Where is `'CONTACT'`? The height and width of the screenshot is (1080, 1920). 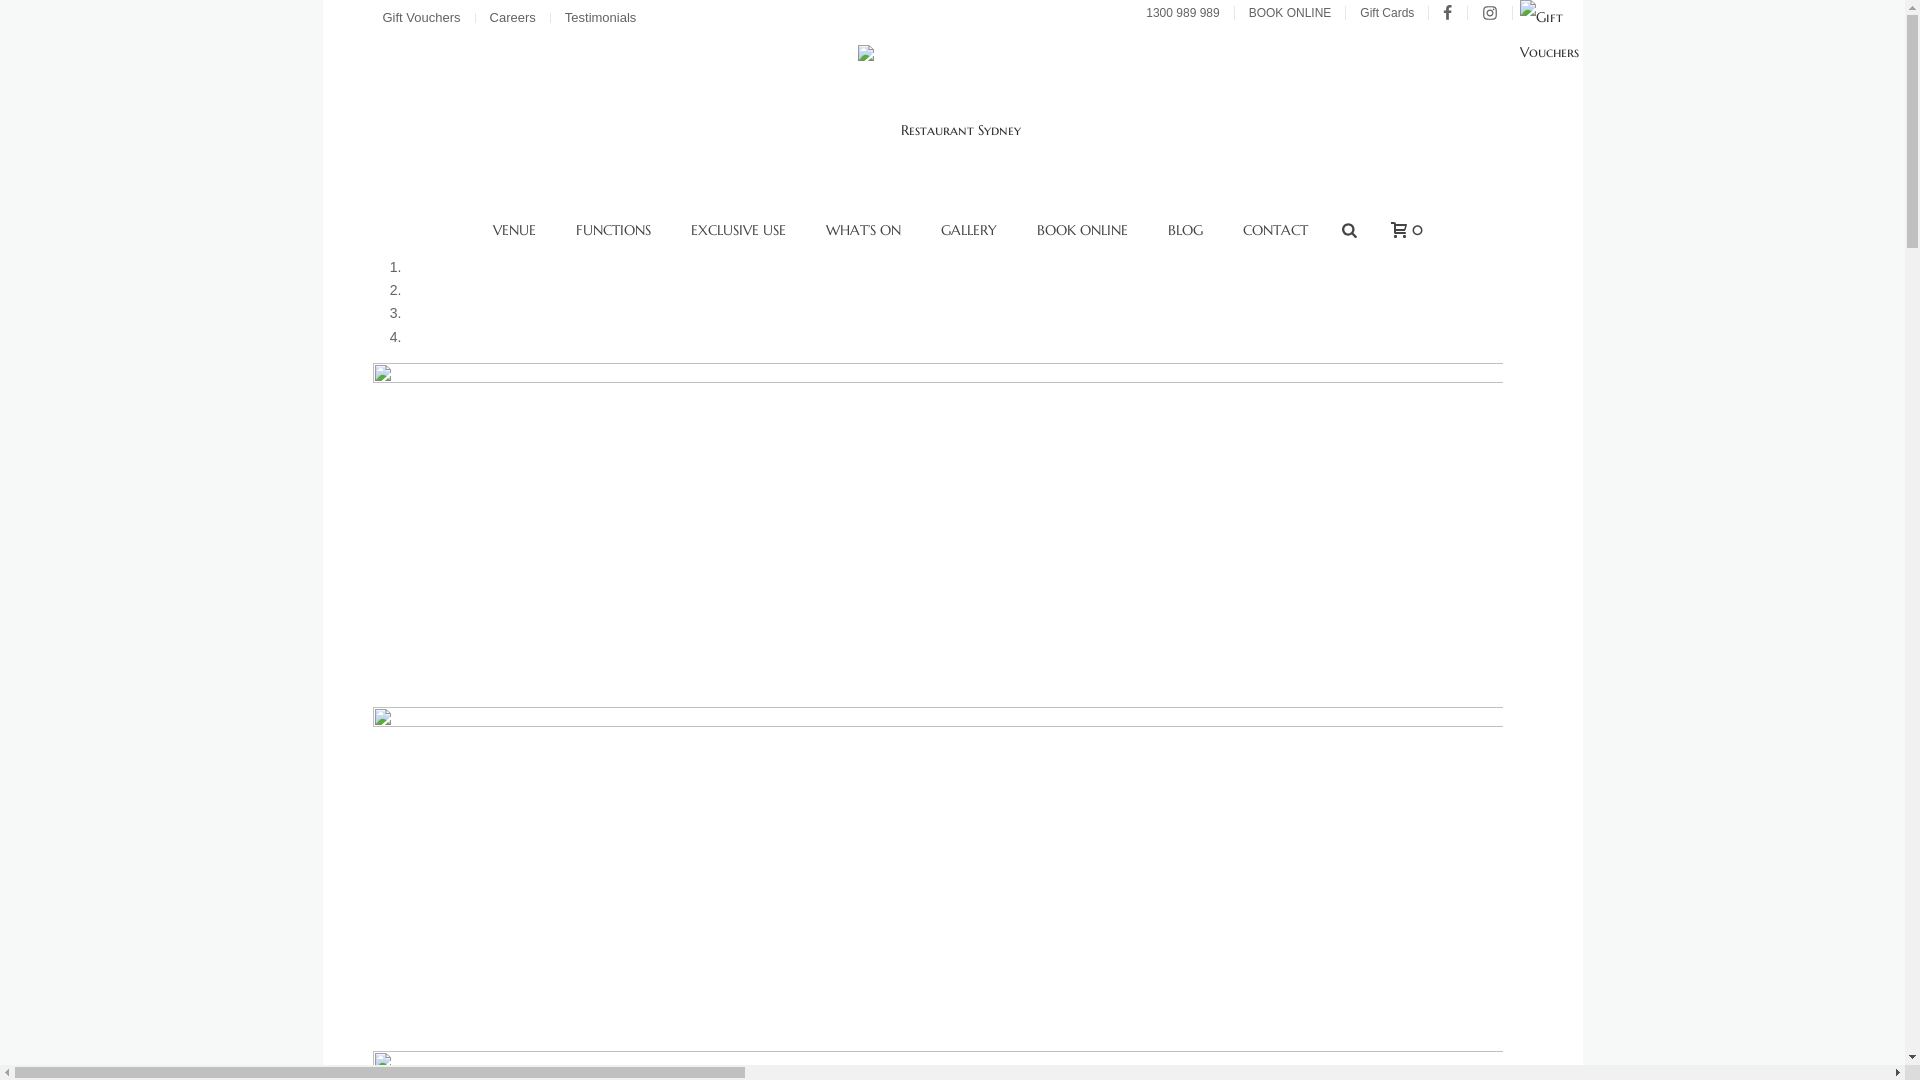
'CONTACT' is located at coordinates (1274, 229).